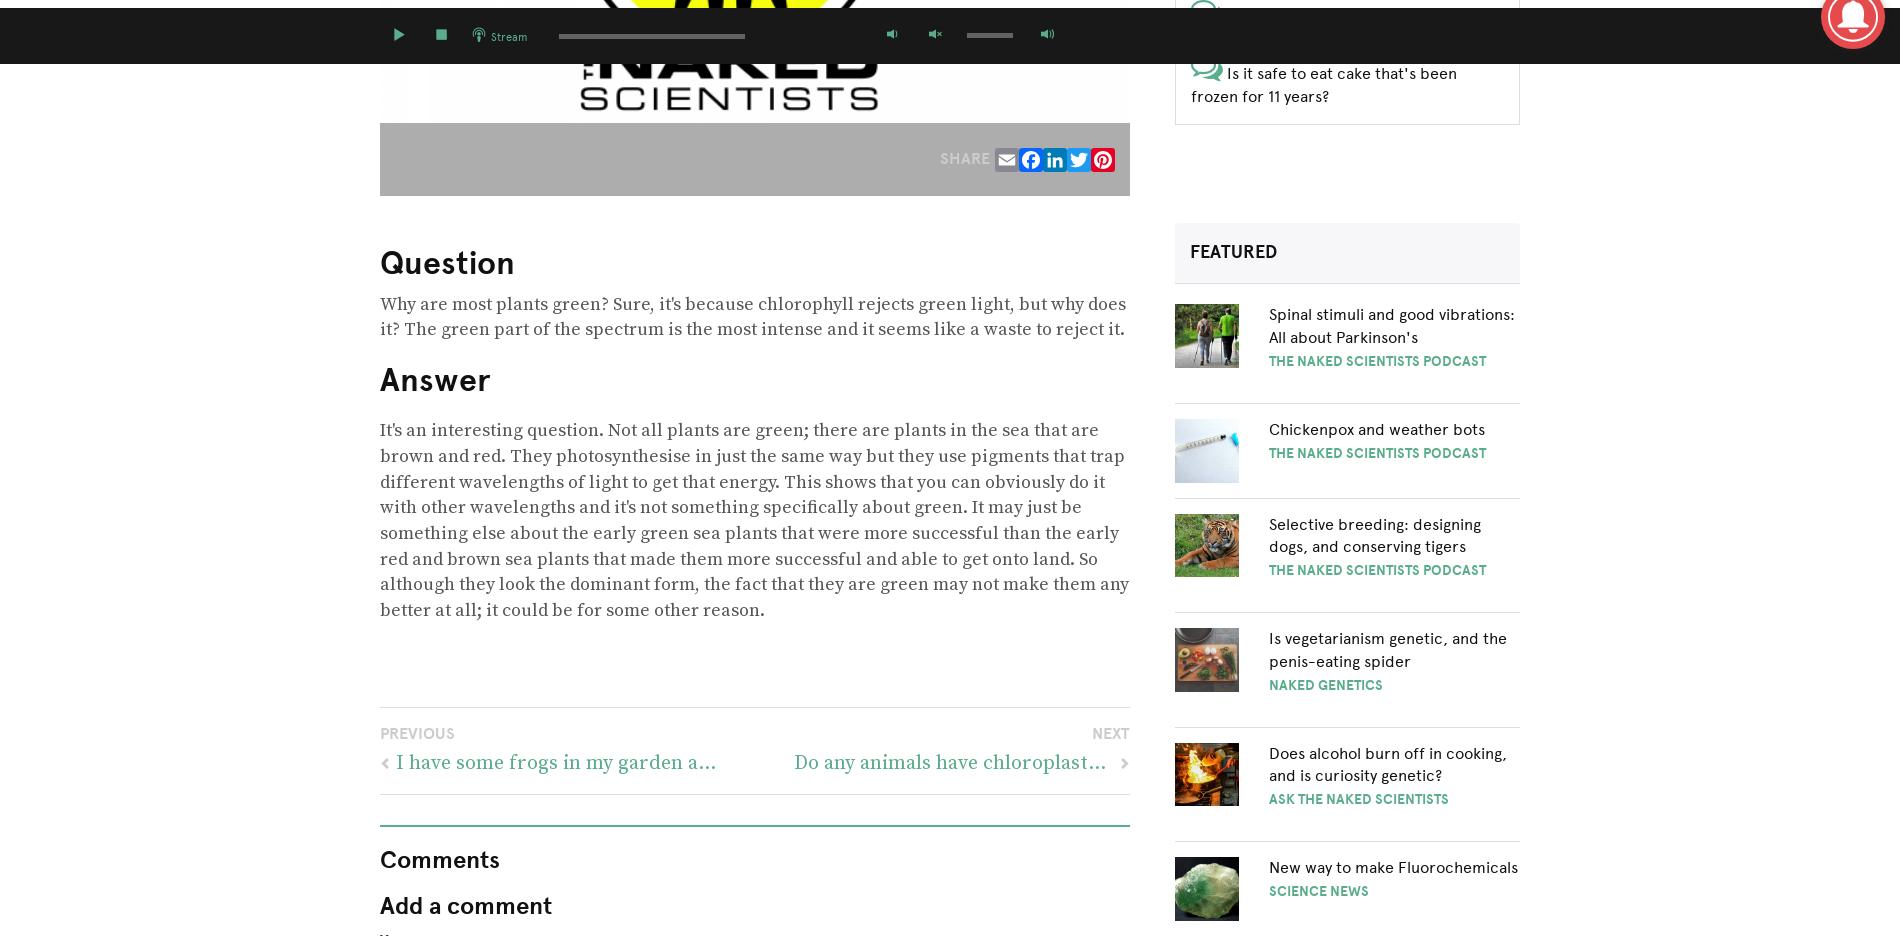  Describe the element at coordinates (965, 156) in the screenshot. I see `'Share'` at that location.